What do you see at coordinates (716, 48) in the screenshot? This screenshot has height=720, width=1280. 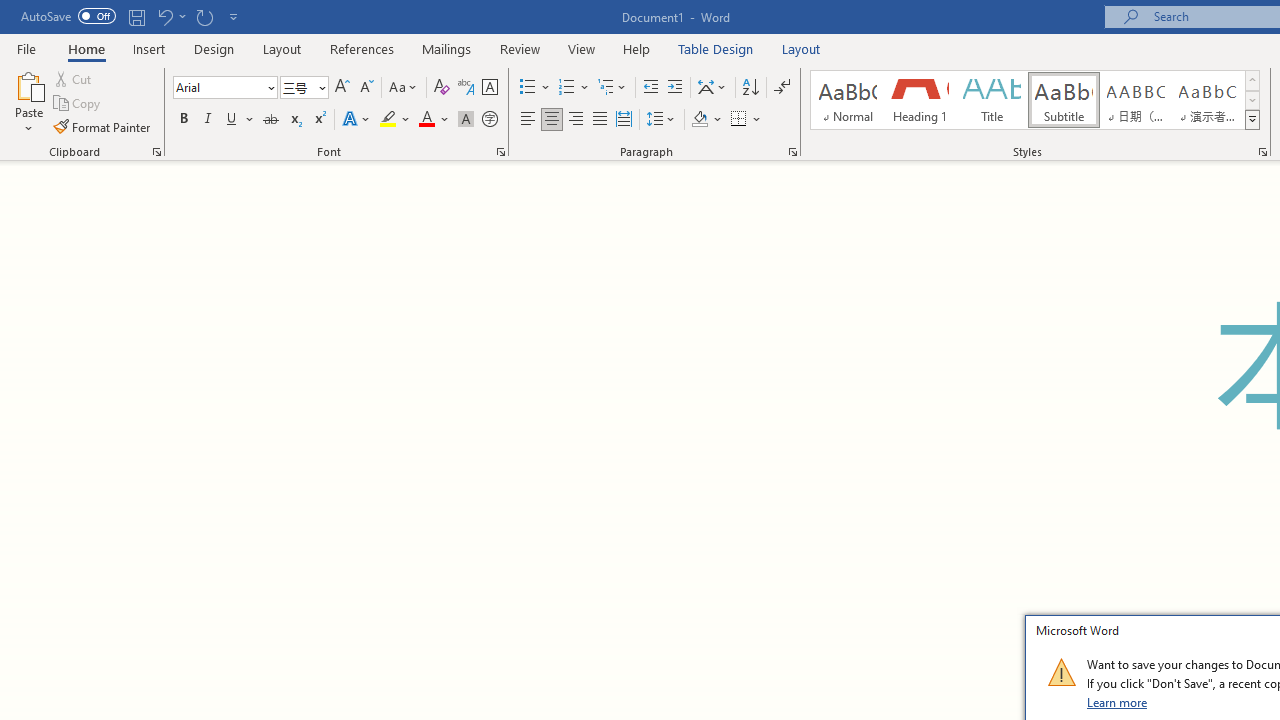 I see `'Table Design'` at bounding box center [716, 48].